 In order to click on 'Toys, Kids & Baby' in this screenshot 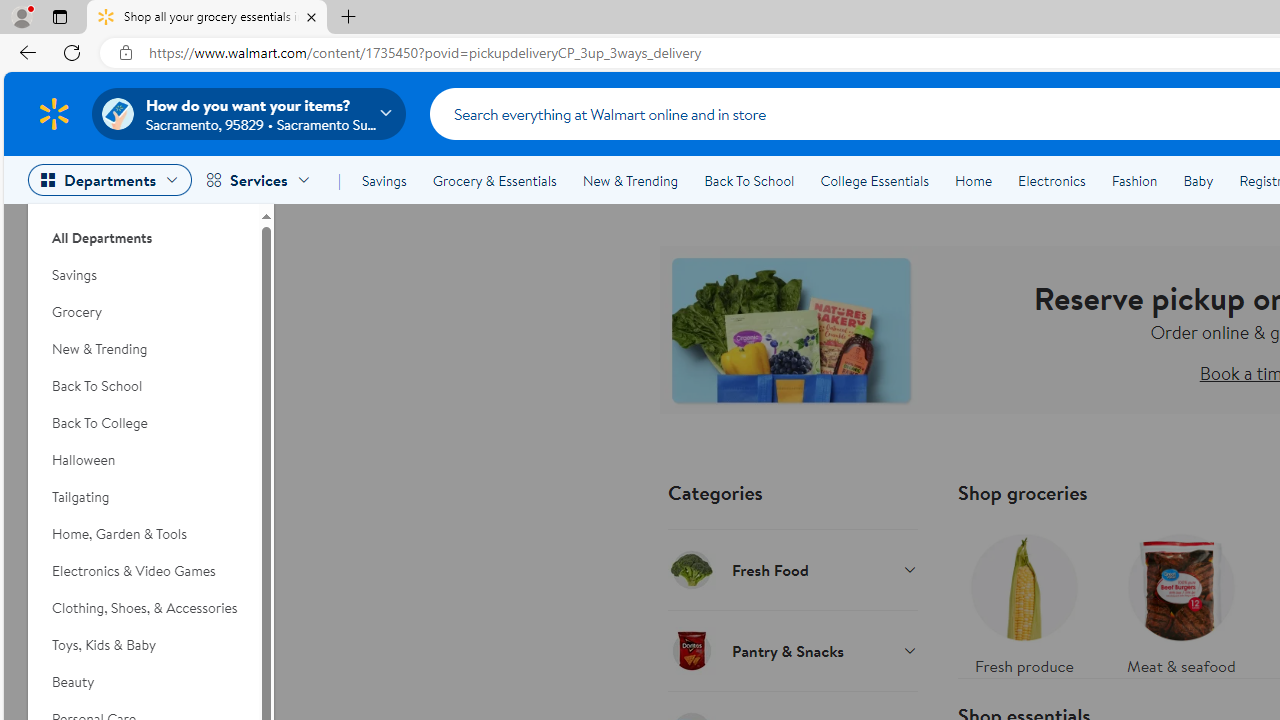, I will do `click(142, 645)`.